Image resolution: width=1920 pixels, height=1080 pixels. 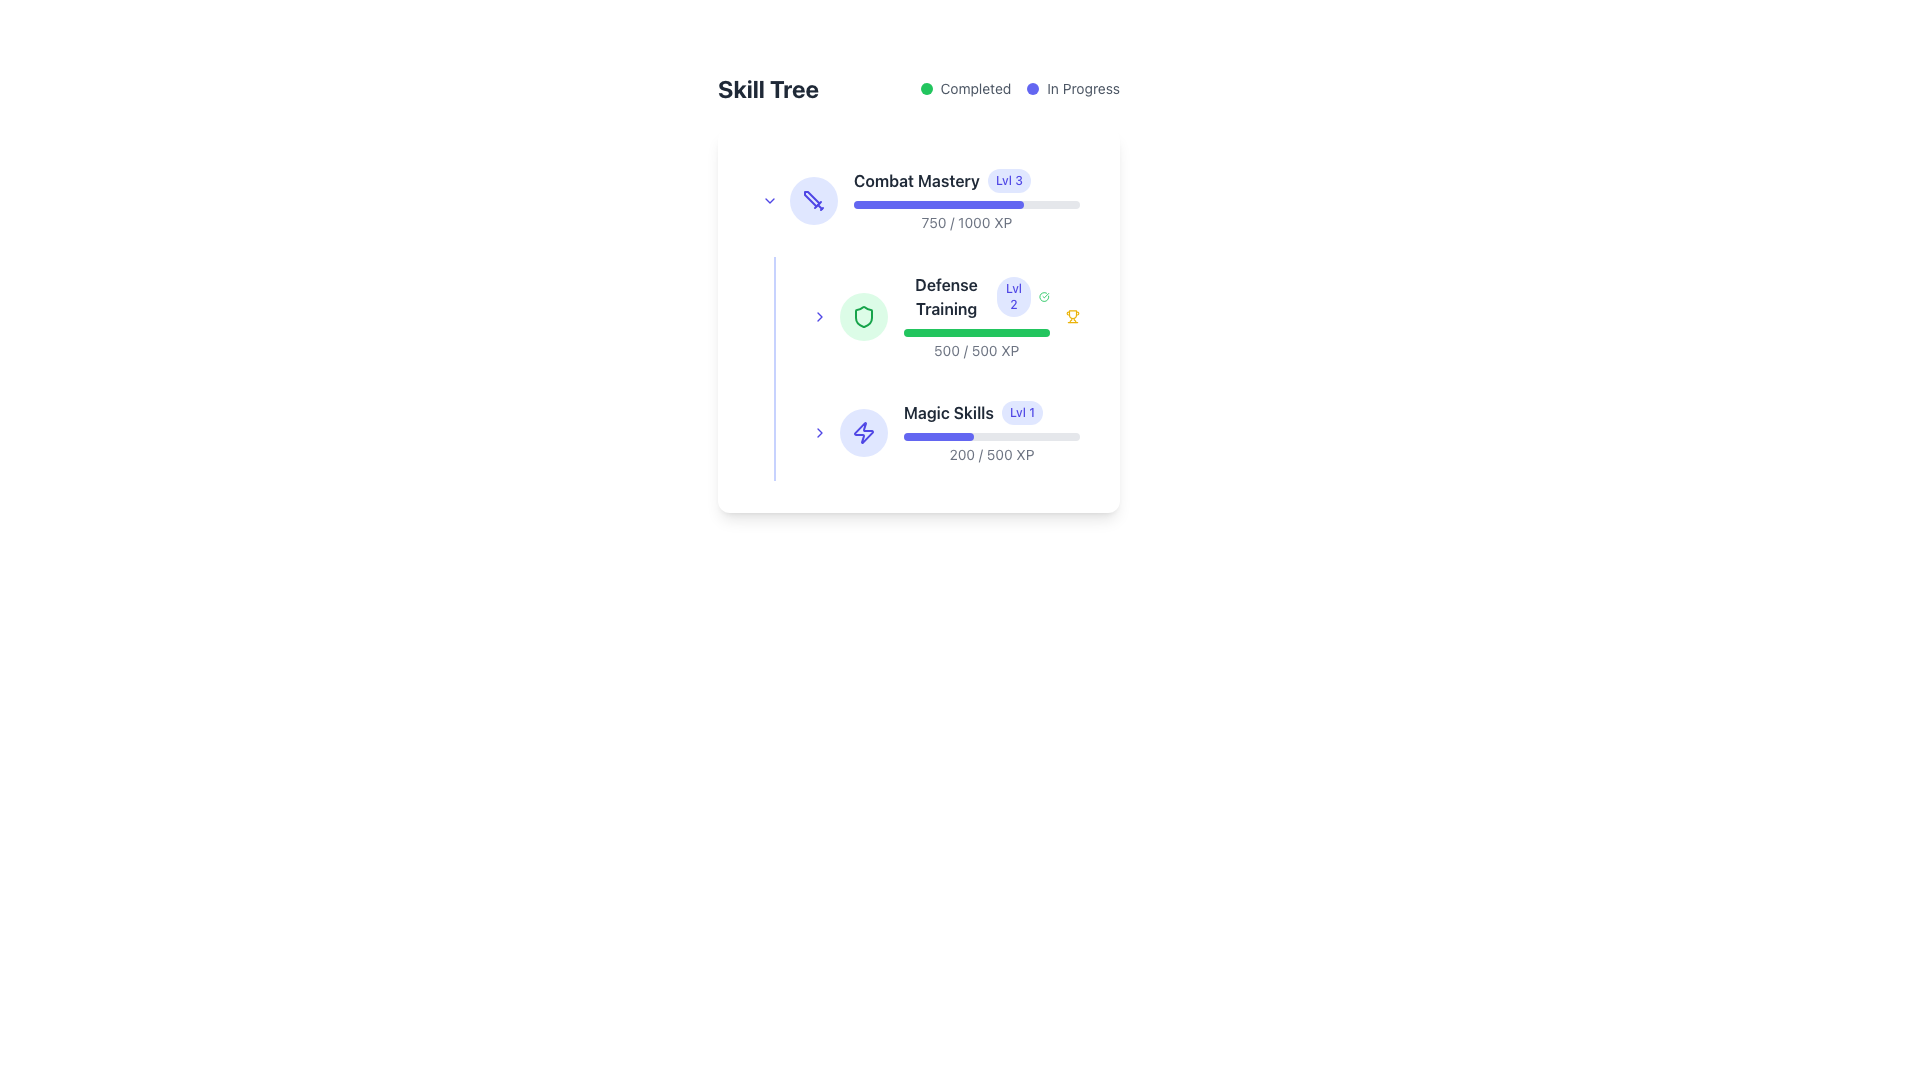 I want to click on the sword icon displayed within a circular, indigo-shaded background, which is the first icon in the skill categories of the skill tree interface, located to the left of the 'Combat Mastery' skill bar, so click(x=814, y=200).